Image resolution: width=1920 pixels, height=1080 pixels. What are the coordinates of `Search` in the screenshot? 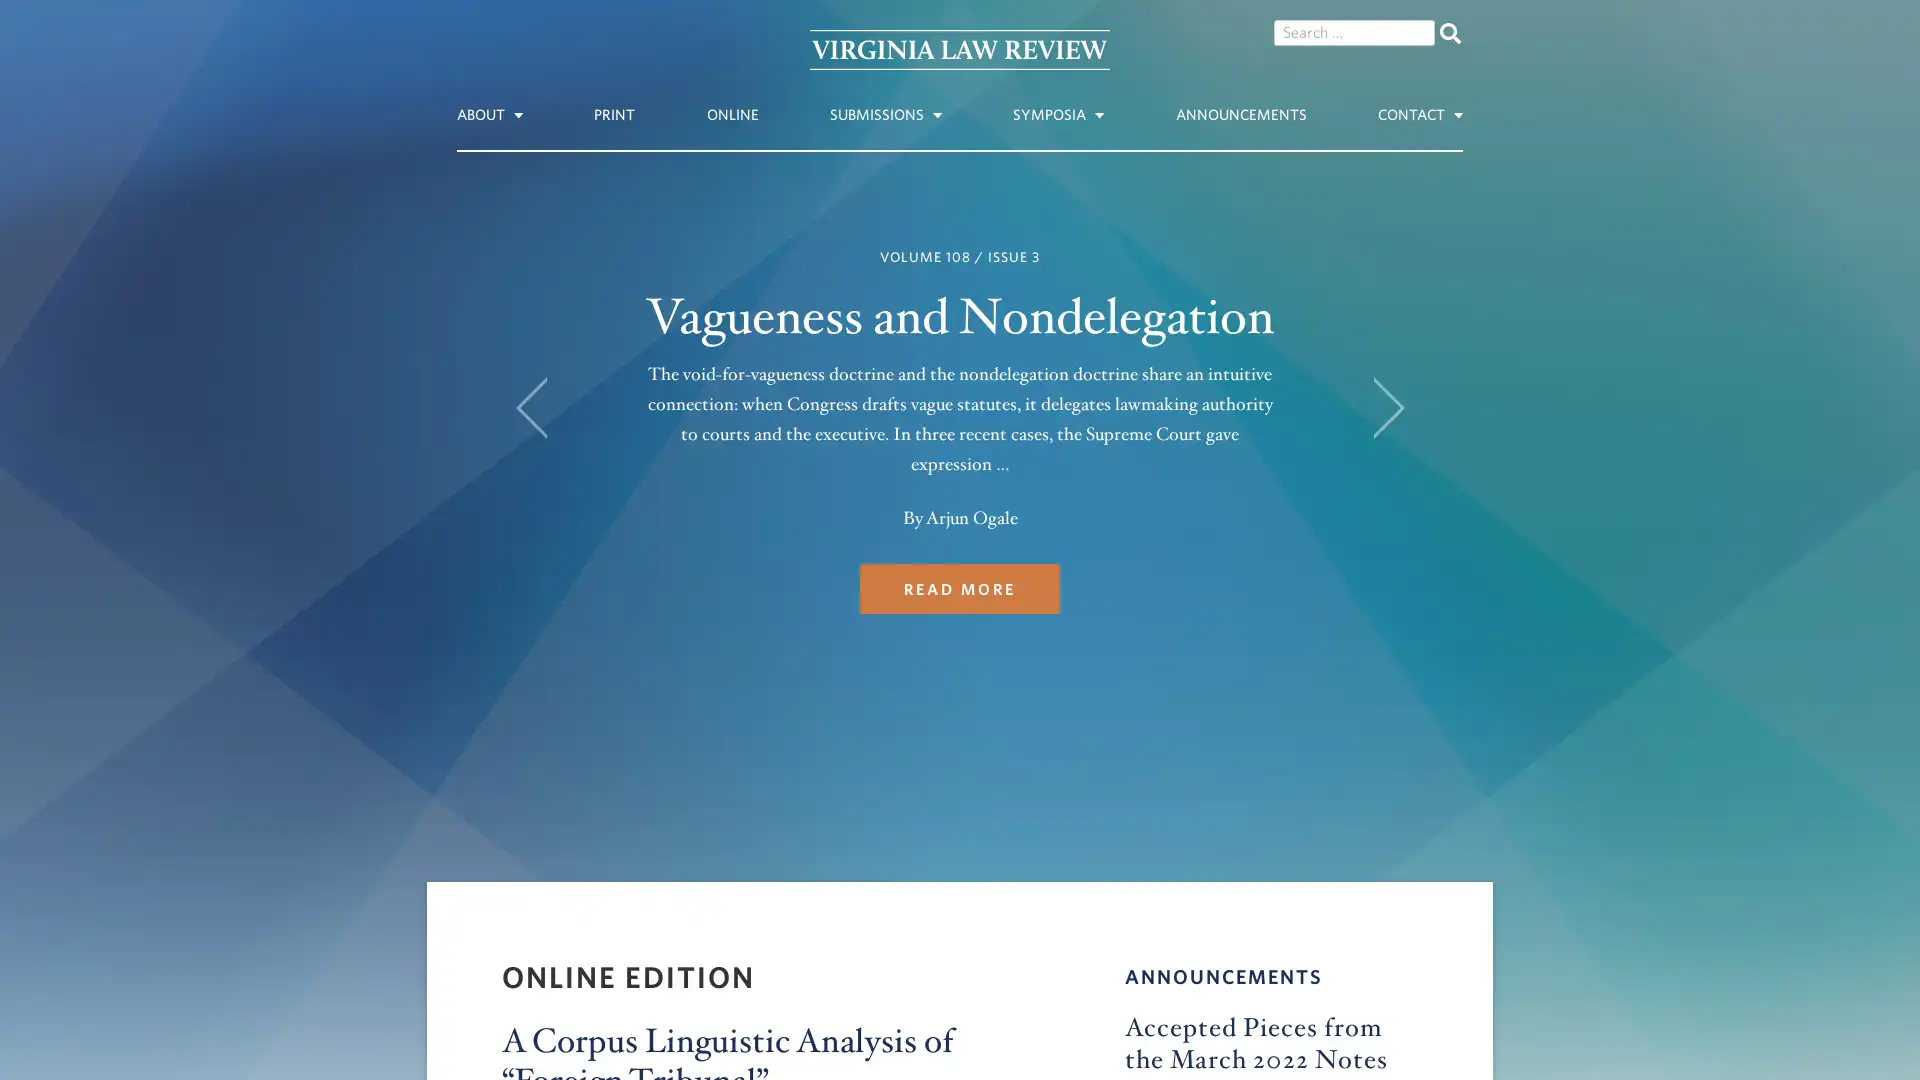 It's located at (1449, 33).